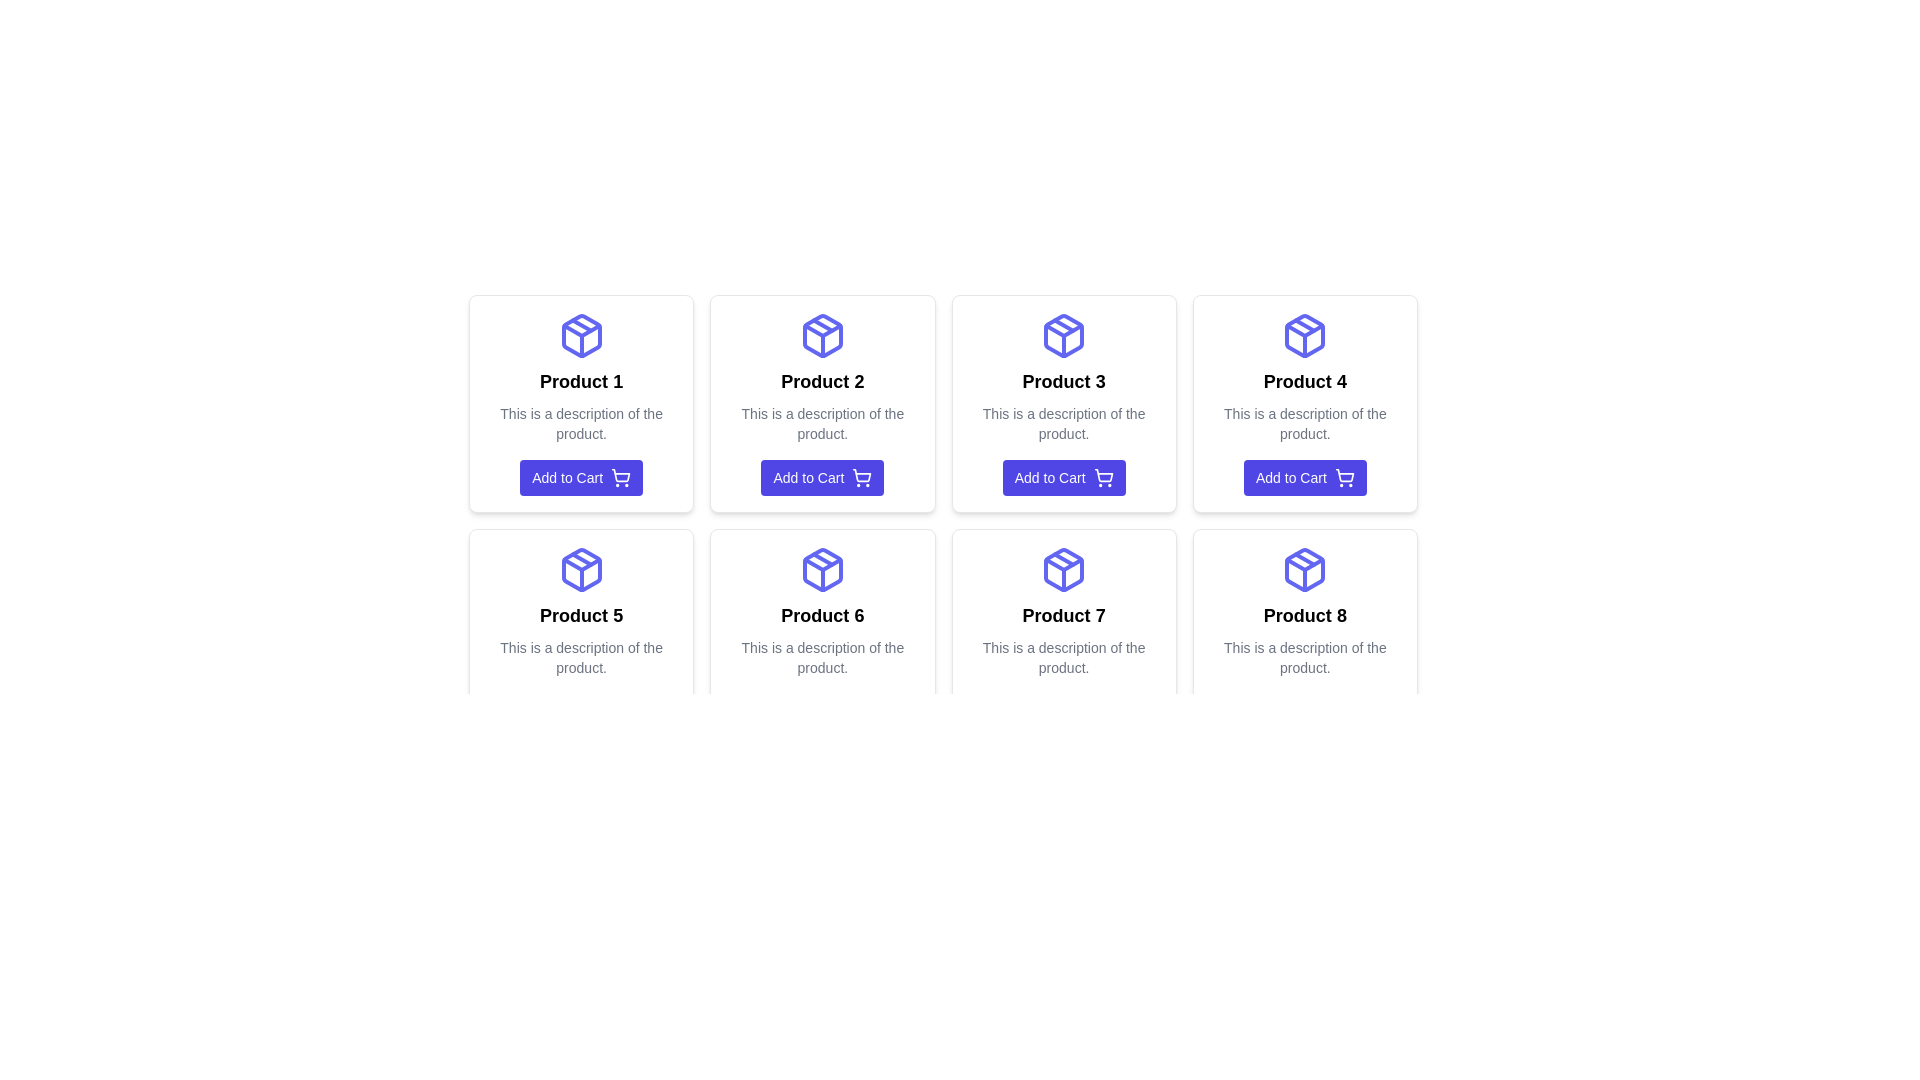 This screenshot has height=1080, width=1920. Describe the element at coordinates (580, 658) in the screenshot. I see `the text label that contains the phrase 'This is a description of the product.' located in the 'Product 5' card, positioned below its title and icon, directly above the 'Add to Cart' button` at that location.